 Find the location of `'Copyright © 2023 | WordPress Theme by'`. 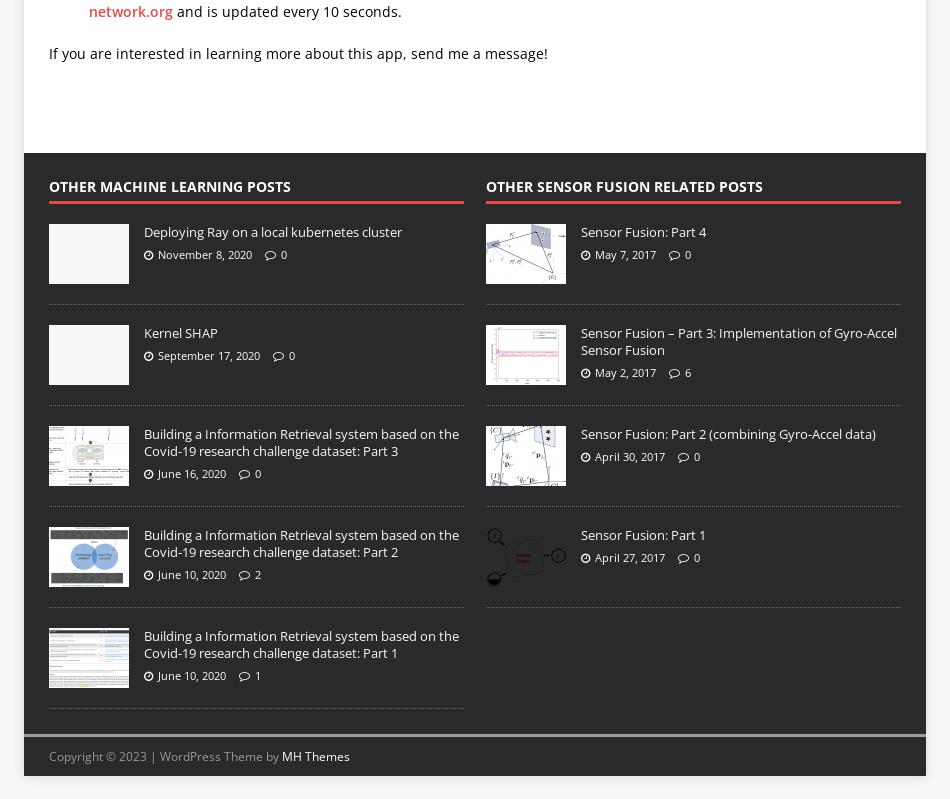

'Copyright © 2023 | WordPress Theme by' is located at coordinates (164, 756).